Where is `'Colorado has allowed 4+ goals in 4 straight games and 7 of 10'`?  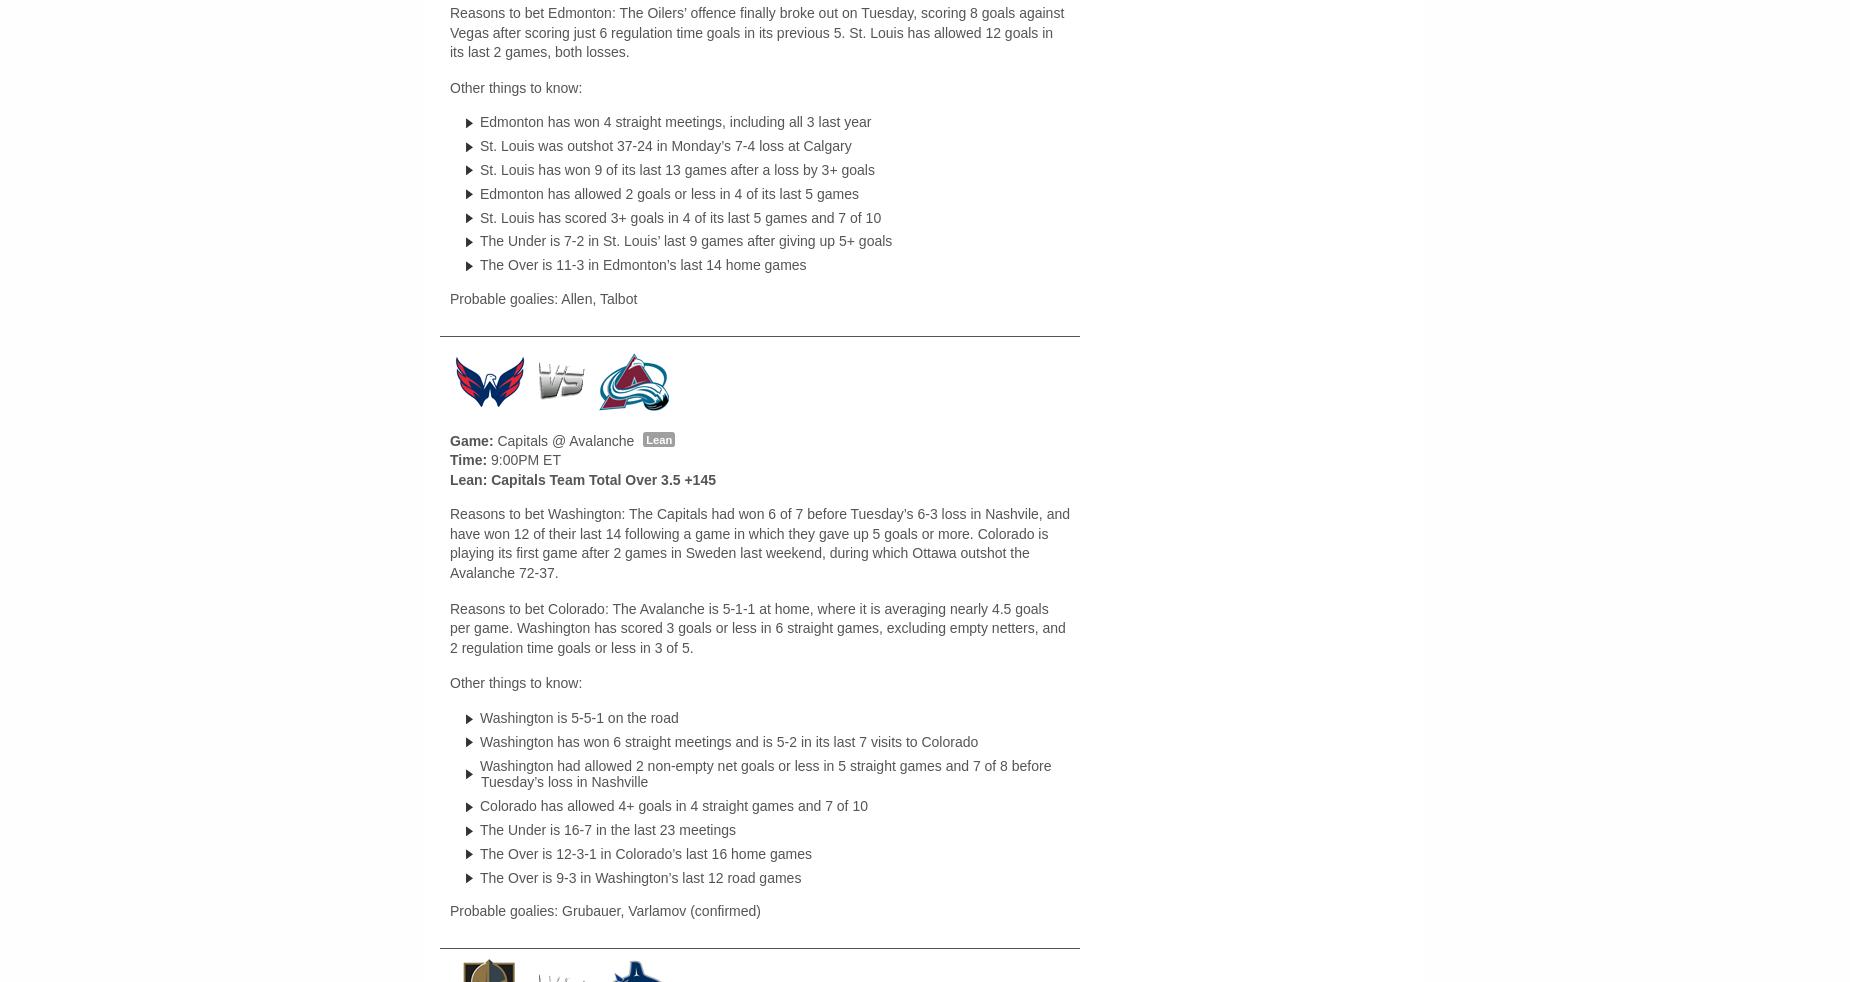
'Colorado has allowed 4+ goals in 4 straight games and 7 of 10' is located at coordinates (480, 806).